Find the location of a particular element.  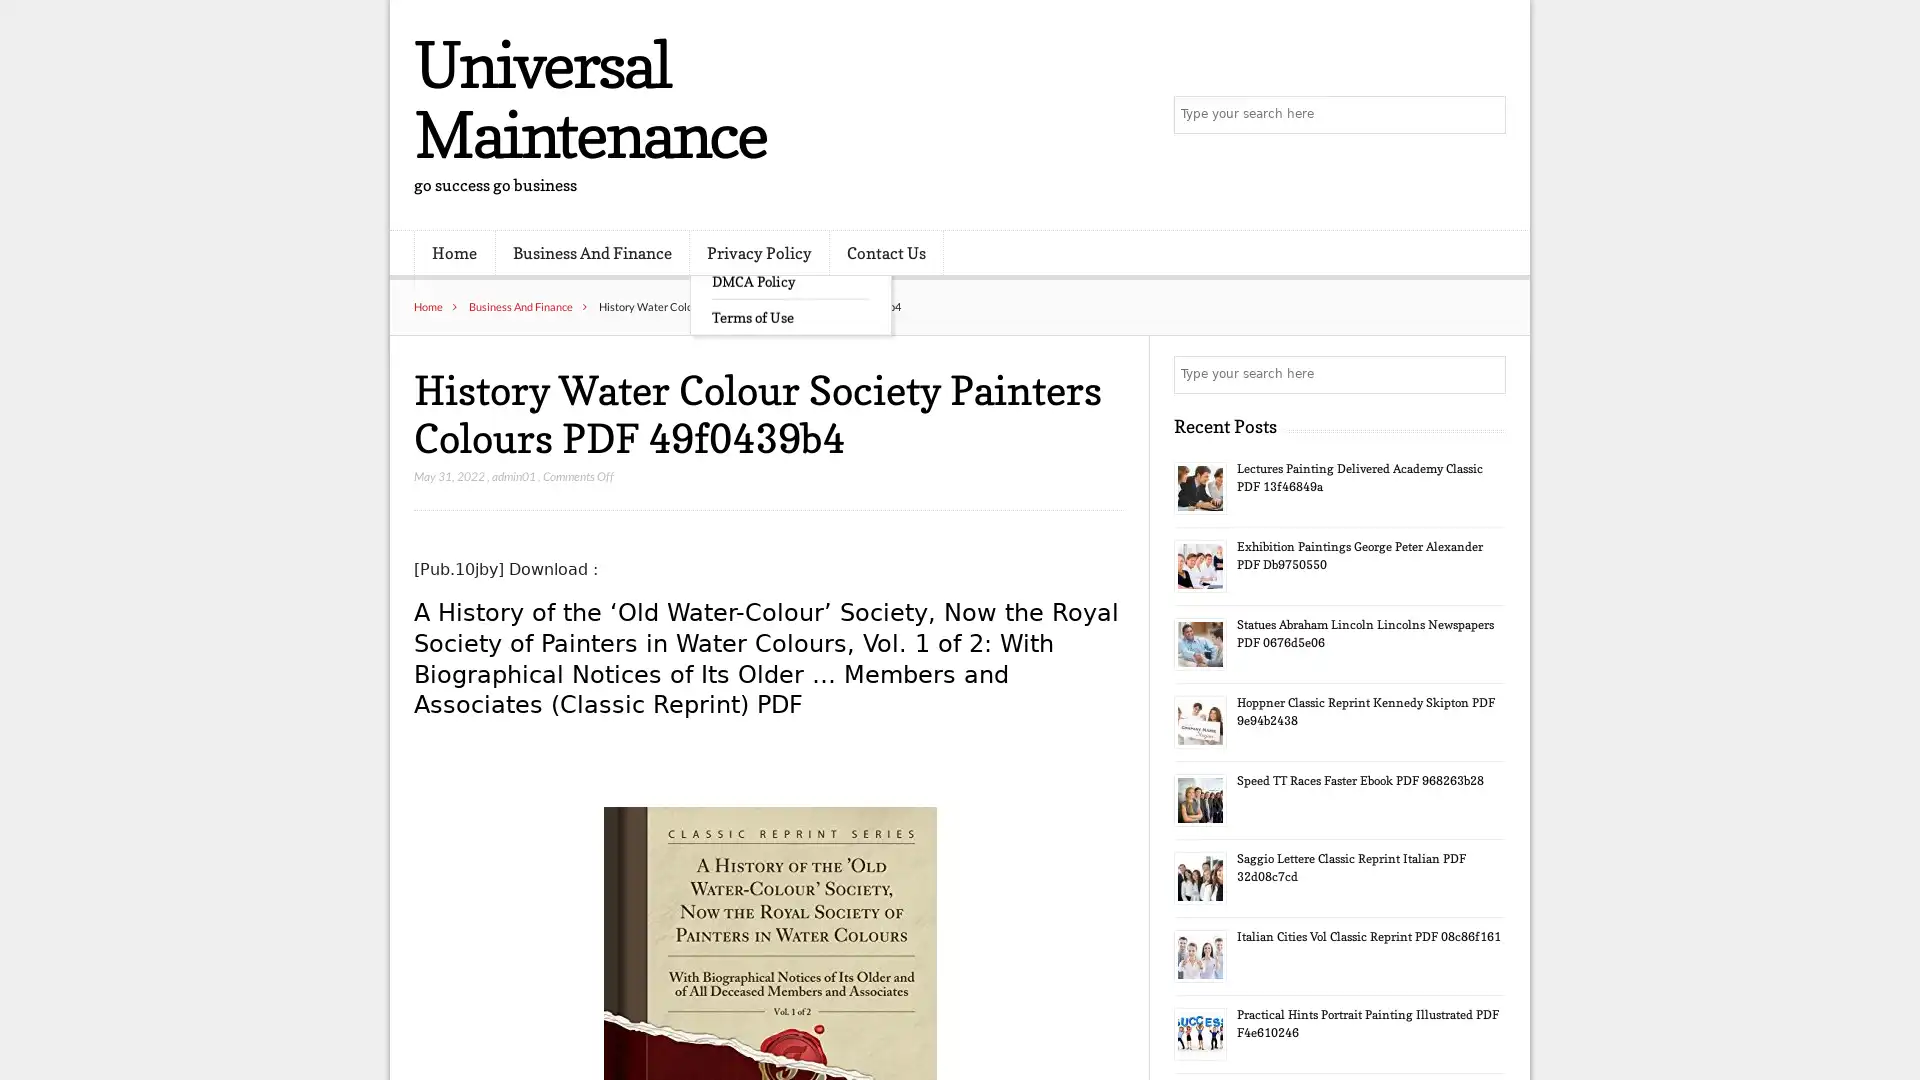

Search is located at coordinates (1485, 115).